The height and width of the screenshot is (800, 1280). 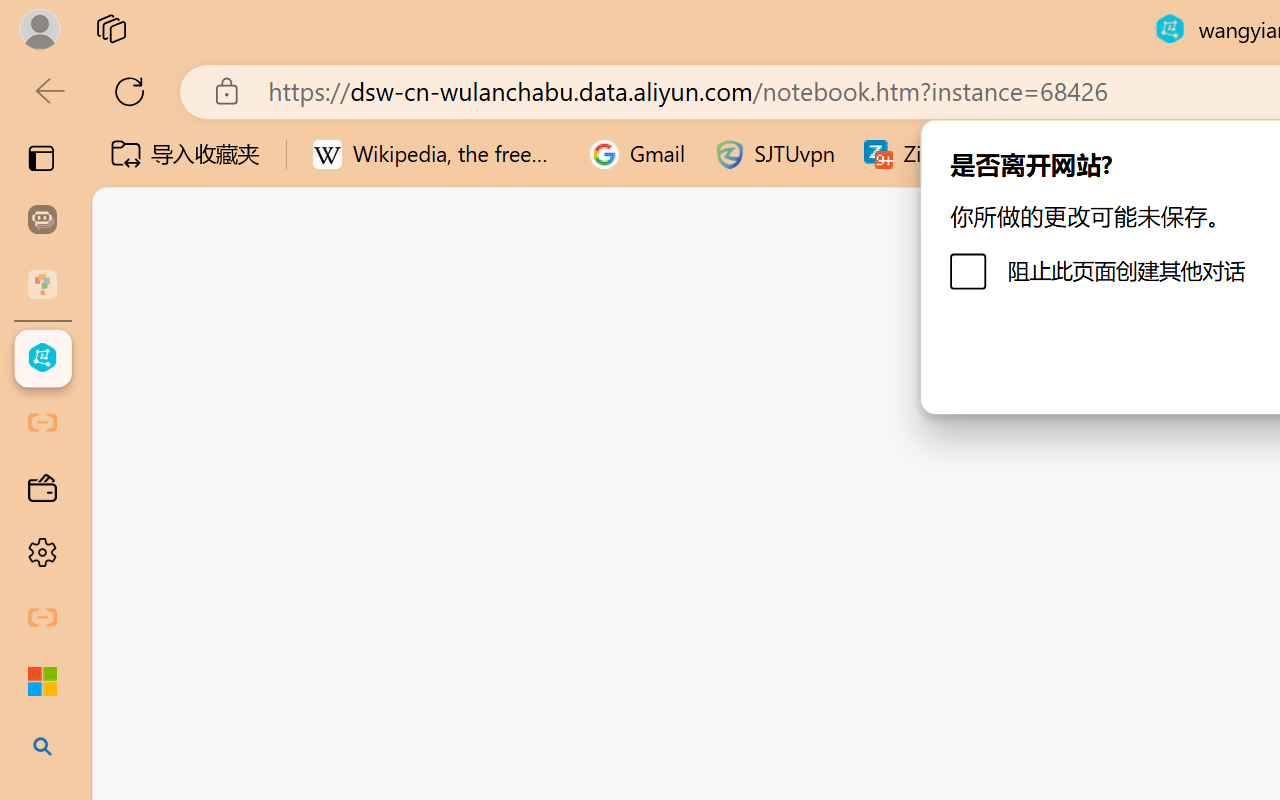 I want to click on 'Gmail', so click(x=637, y=154).